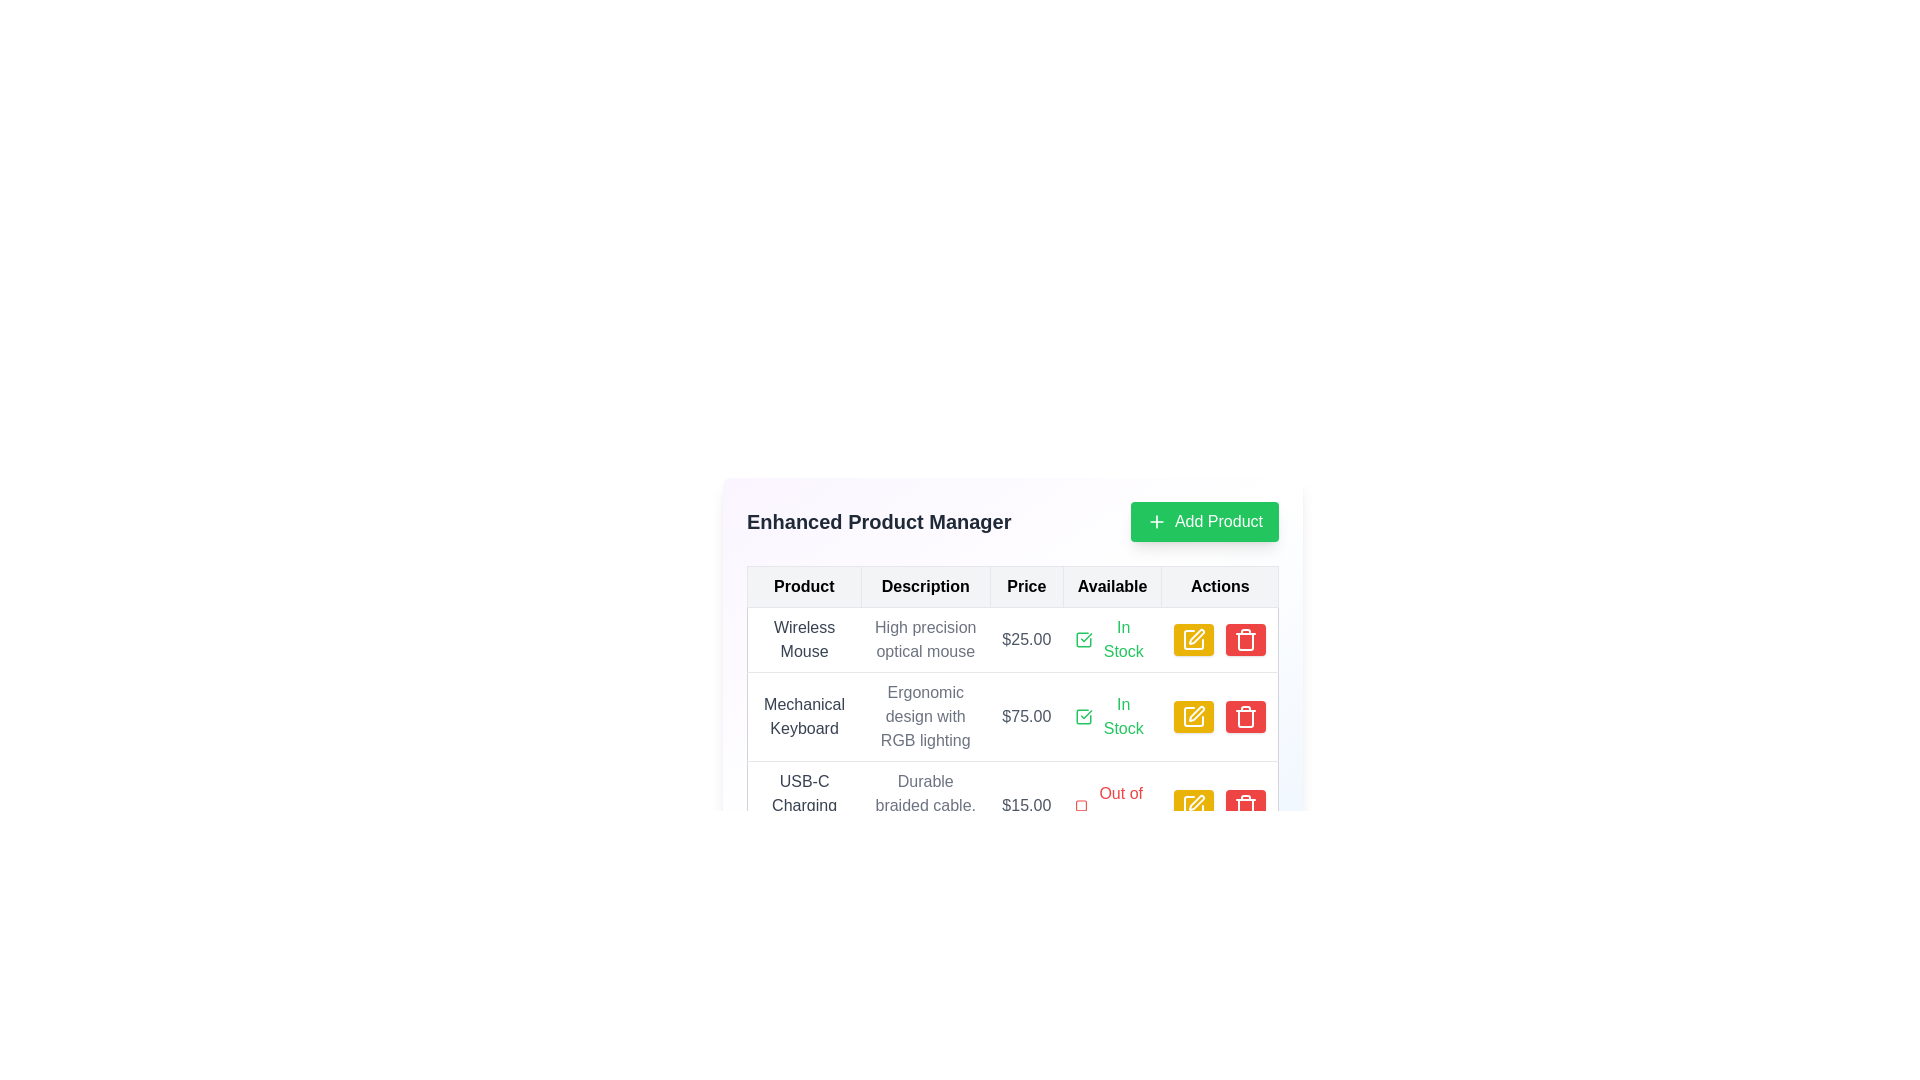 This screenshot has height=1080, width=1920. I want to click on the 'Available' column header text in the fourth column of the 'Enhanced Product Manager' table, which is bold and centered in its rectangular cell, so click(1111, 585).